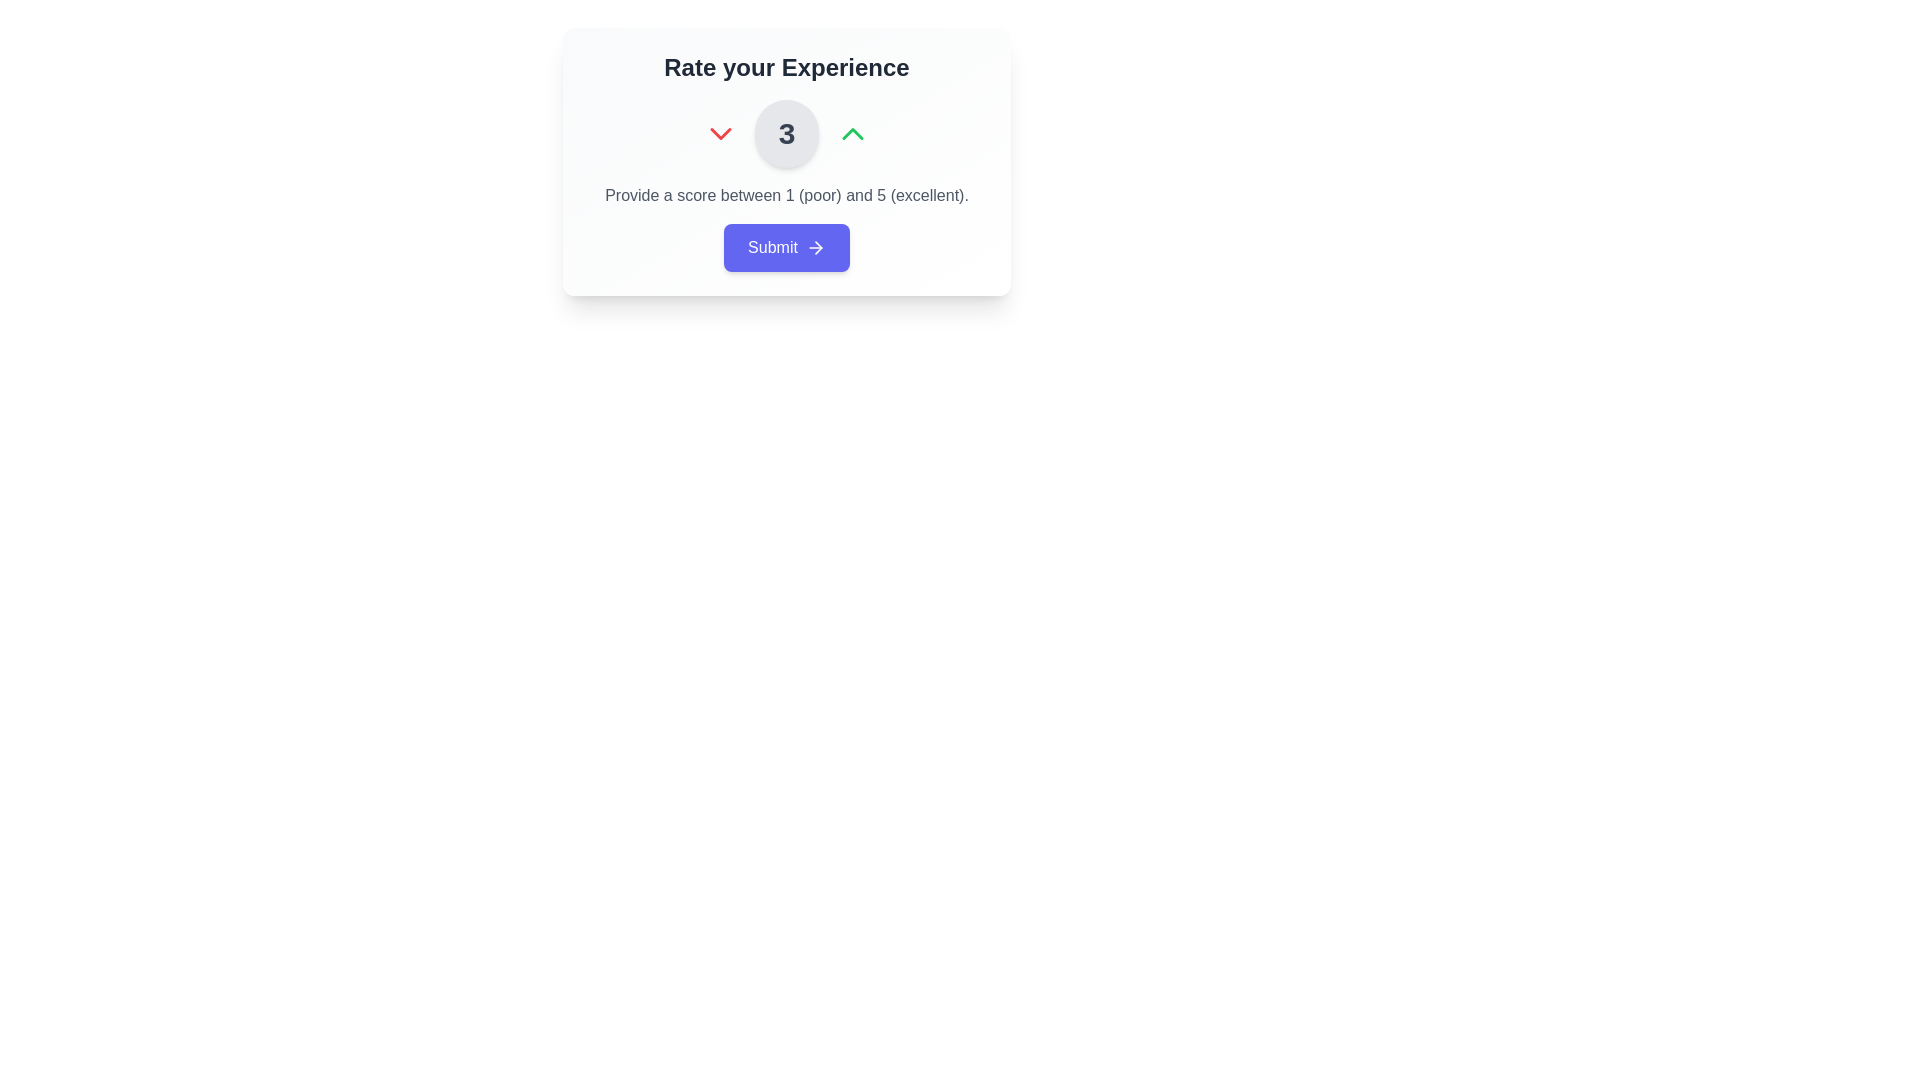  Describe the element at coordinates (786, 134) in the screenshot. I see `the Text display that shows the current rating value of 3, located between a downward arrow icon on the left and an upward arrow icon on the right` at that location.